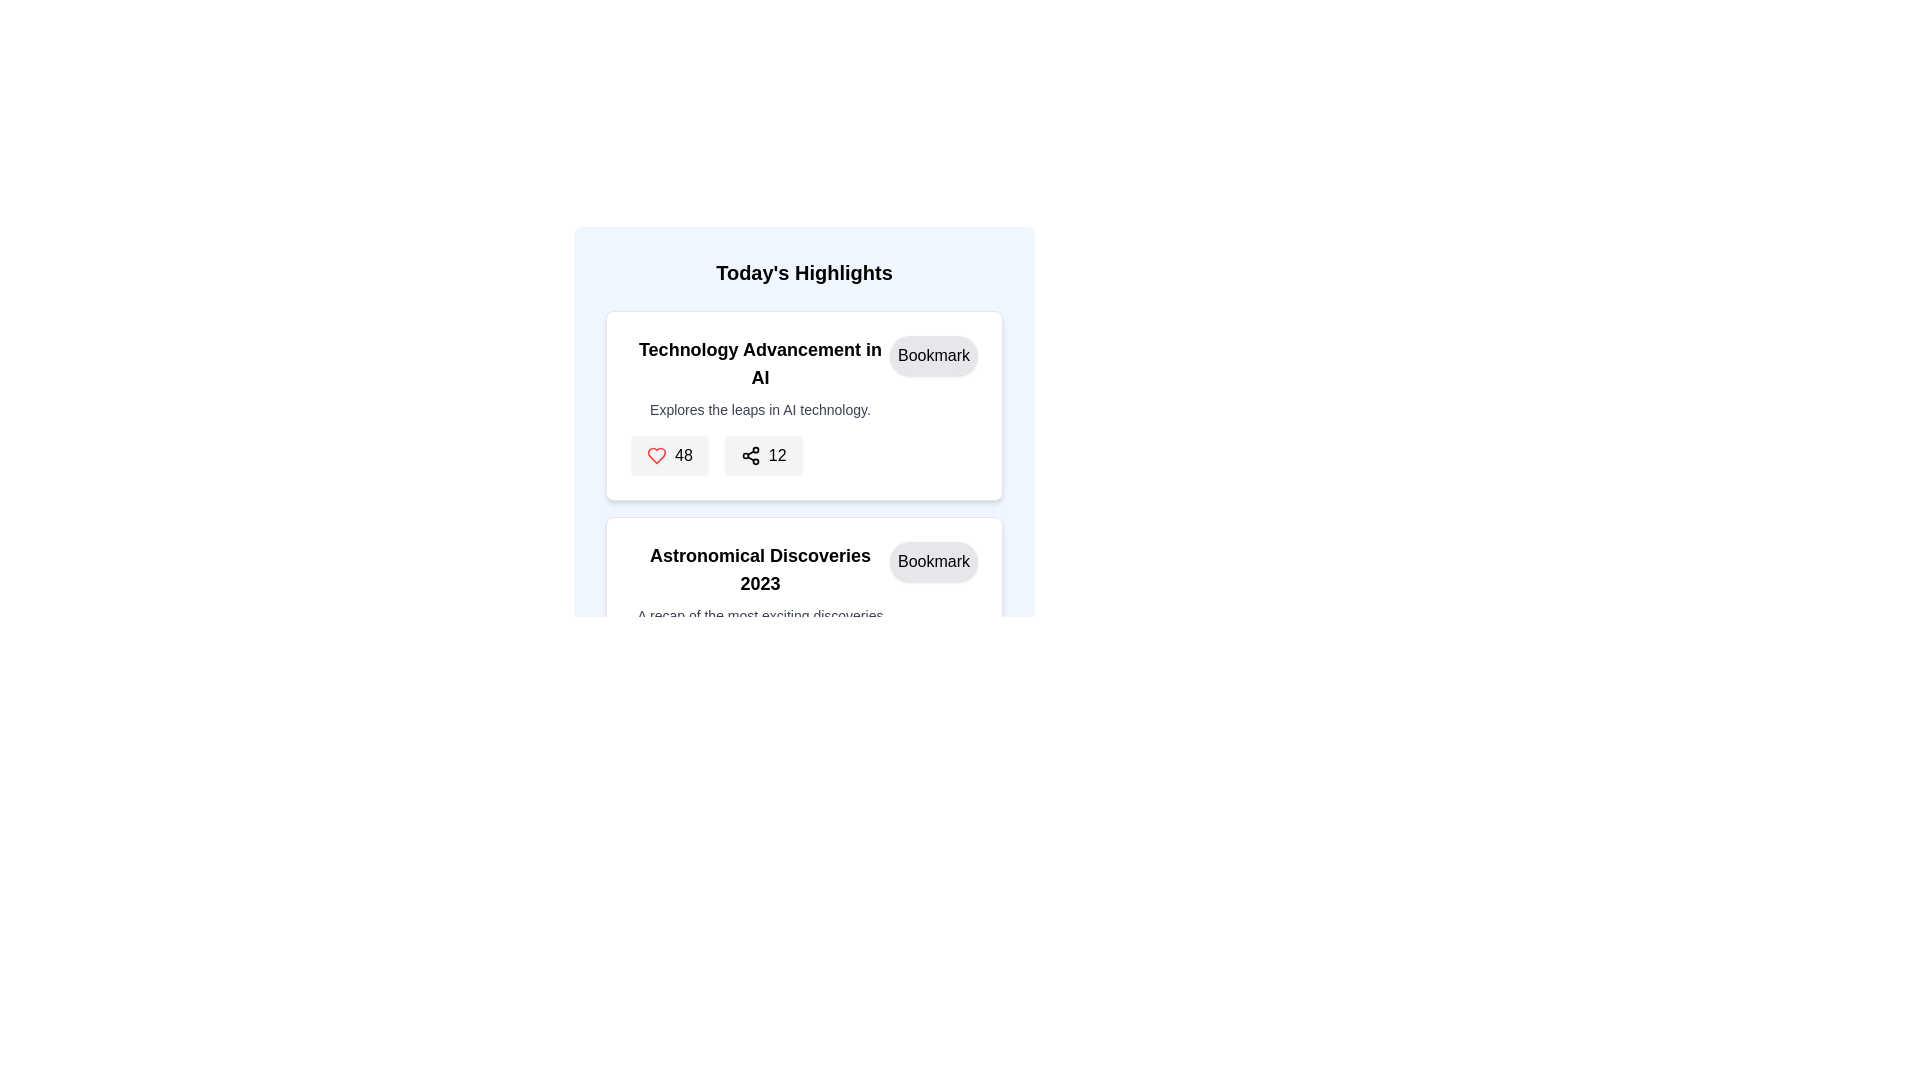  I want to click on textual heading element located at the top of the 'Today's Highlights' card to gather information about the featured topic, so click(759, 363).